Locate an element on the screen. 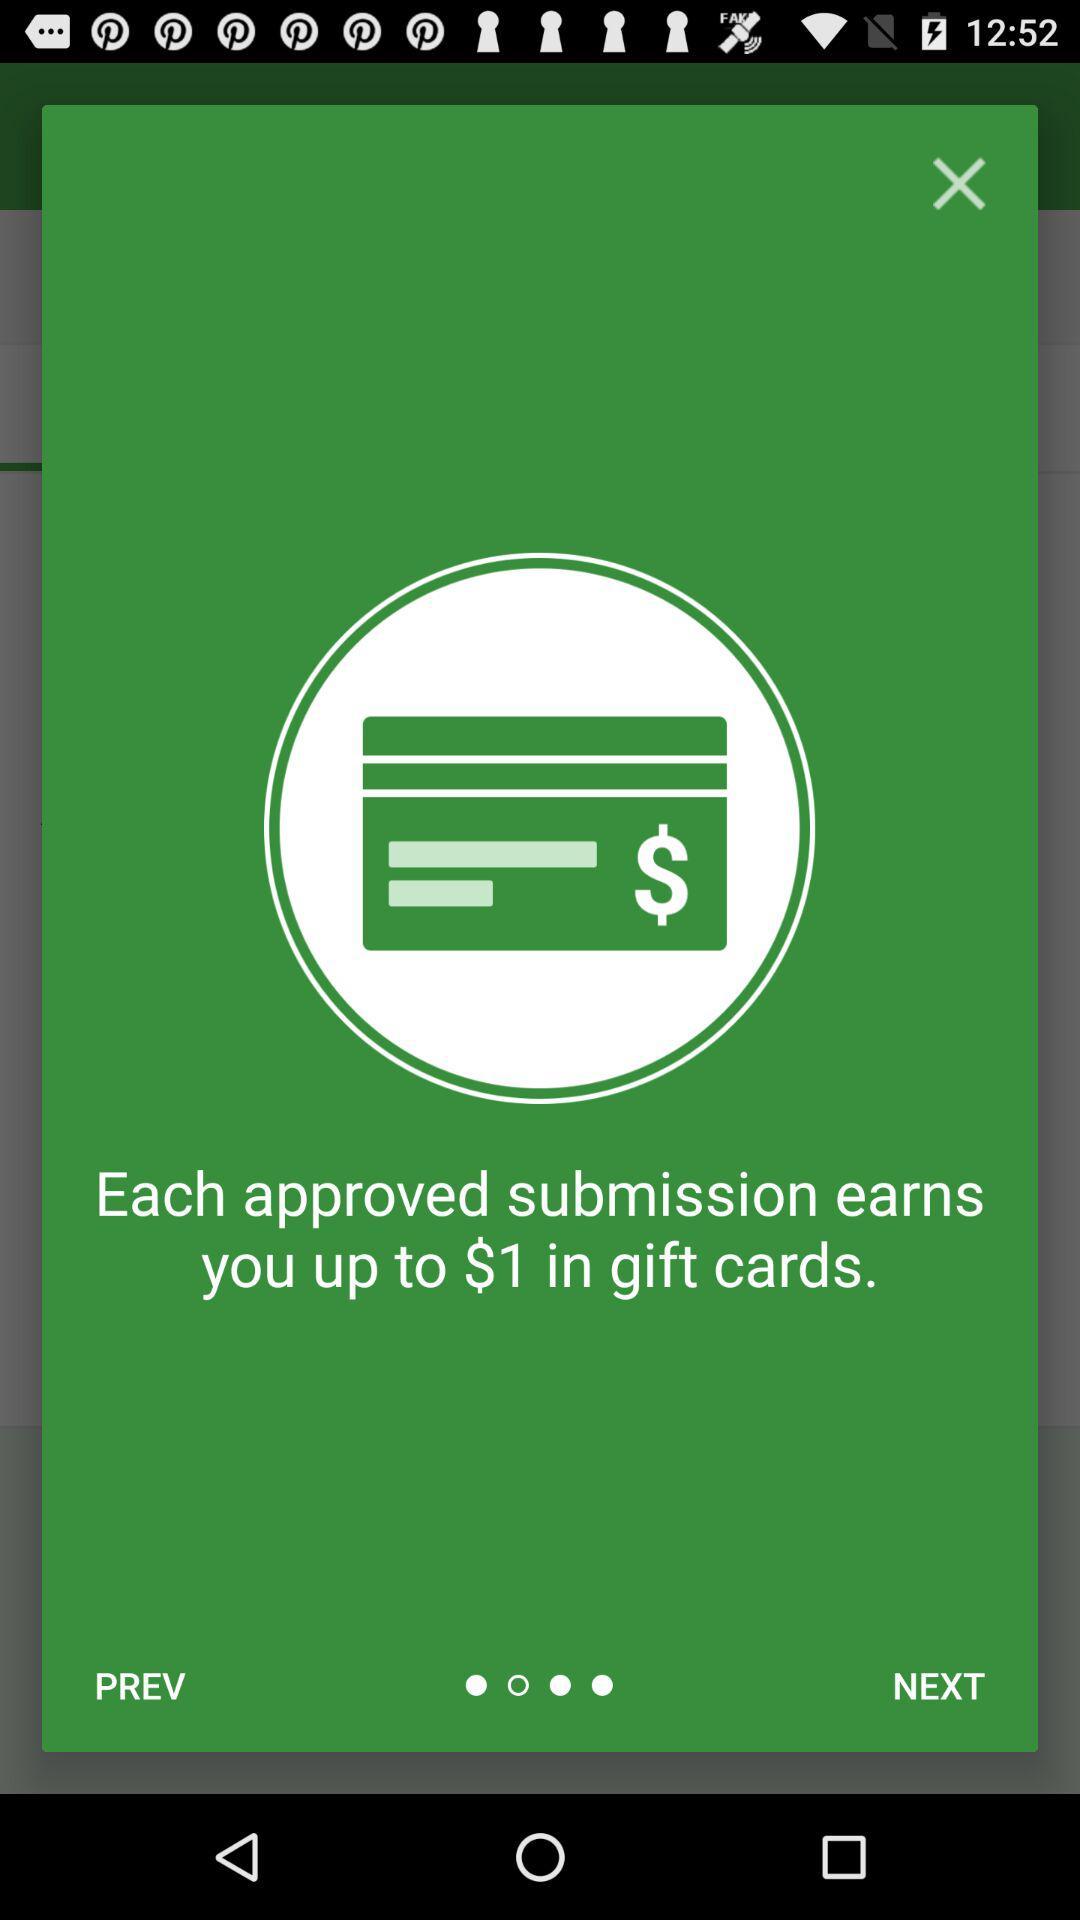 This screenshot has width=1080, height=1920. the prev icon is located at coordinates (139, 1684).